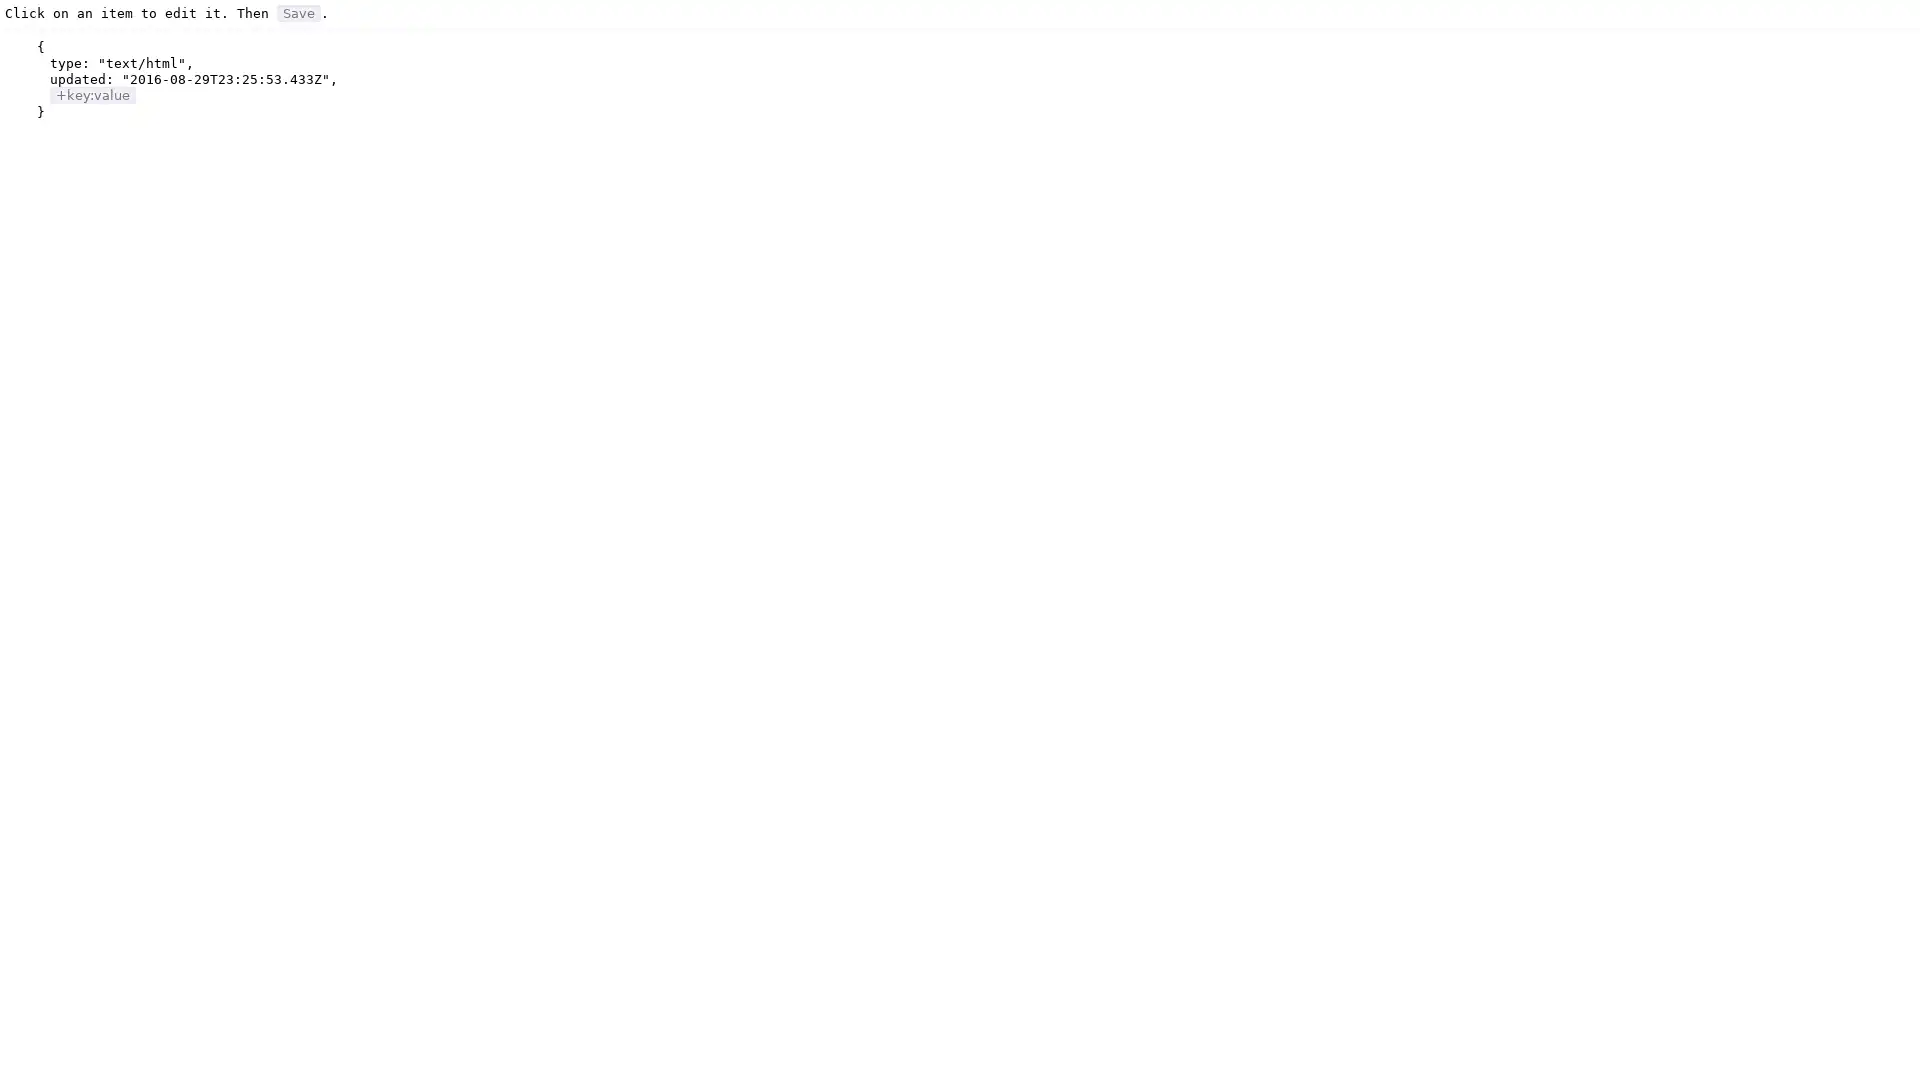  What do you see at coordinates (91, 95) in the screenshot?
I see `+key:value` at bounding box center [91, 95].